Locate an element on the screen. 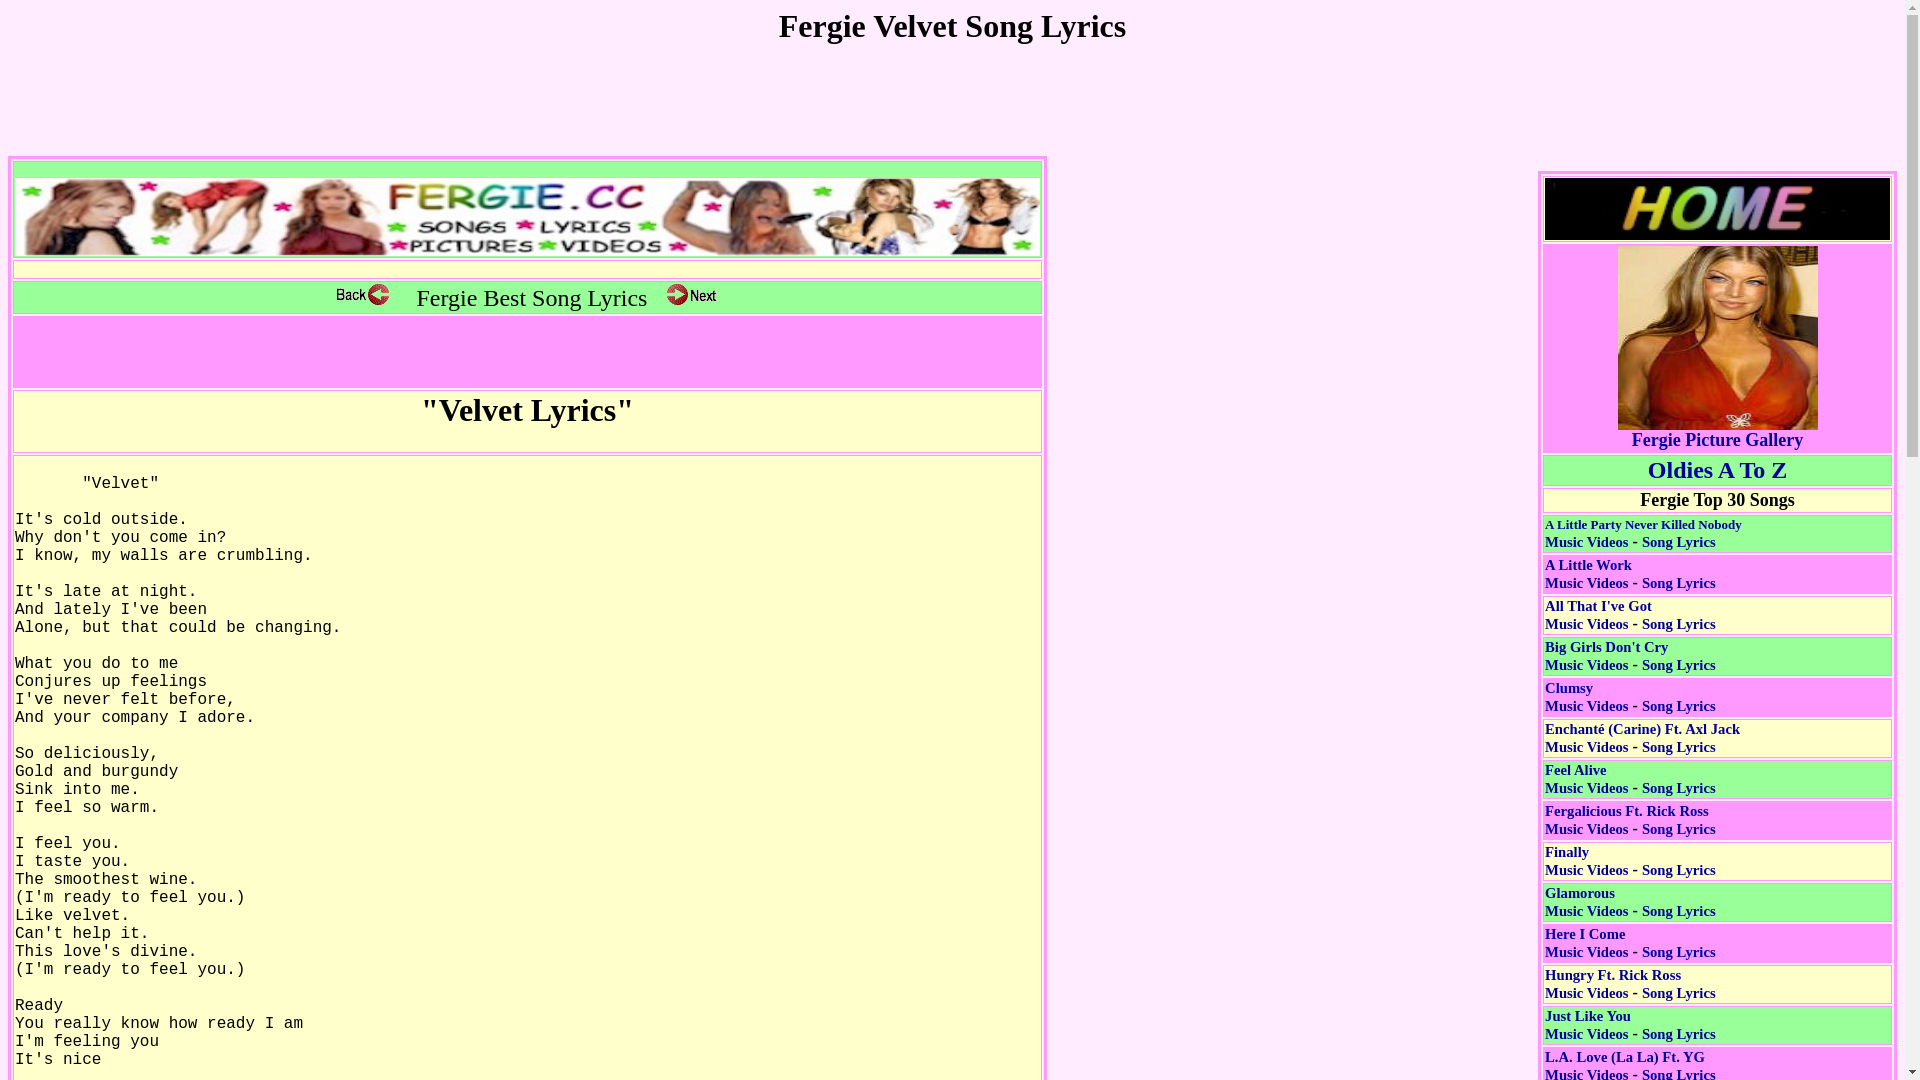 The height and width of the screenshot is (1080, 1920). 'Hungry Ft. Rick Ross is located at coordinates (1612, 982).